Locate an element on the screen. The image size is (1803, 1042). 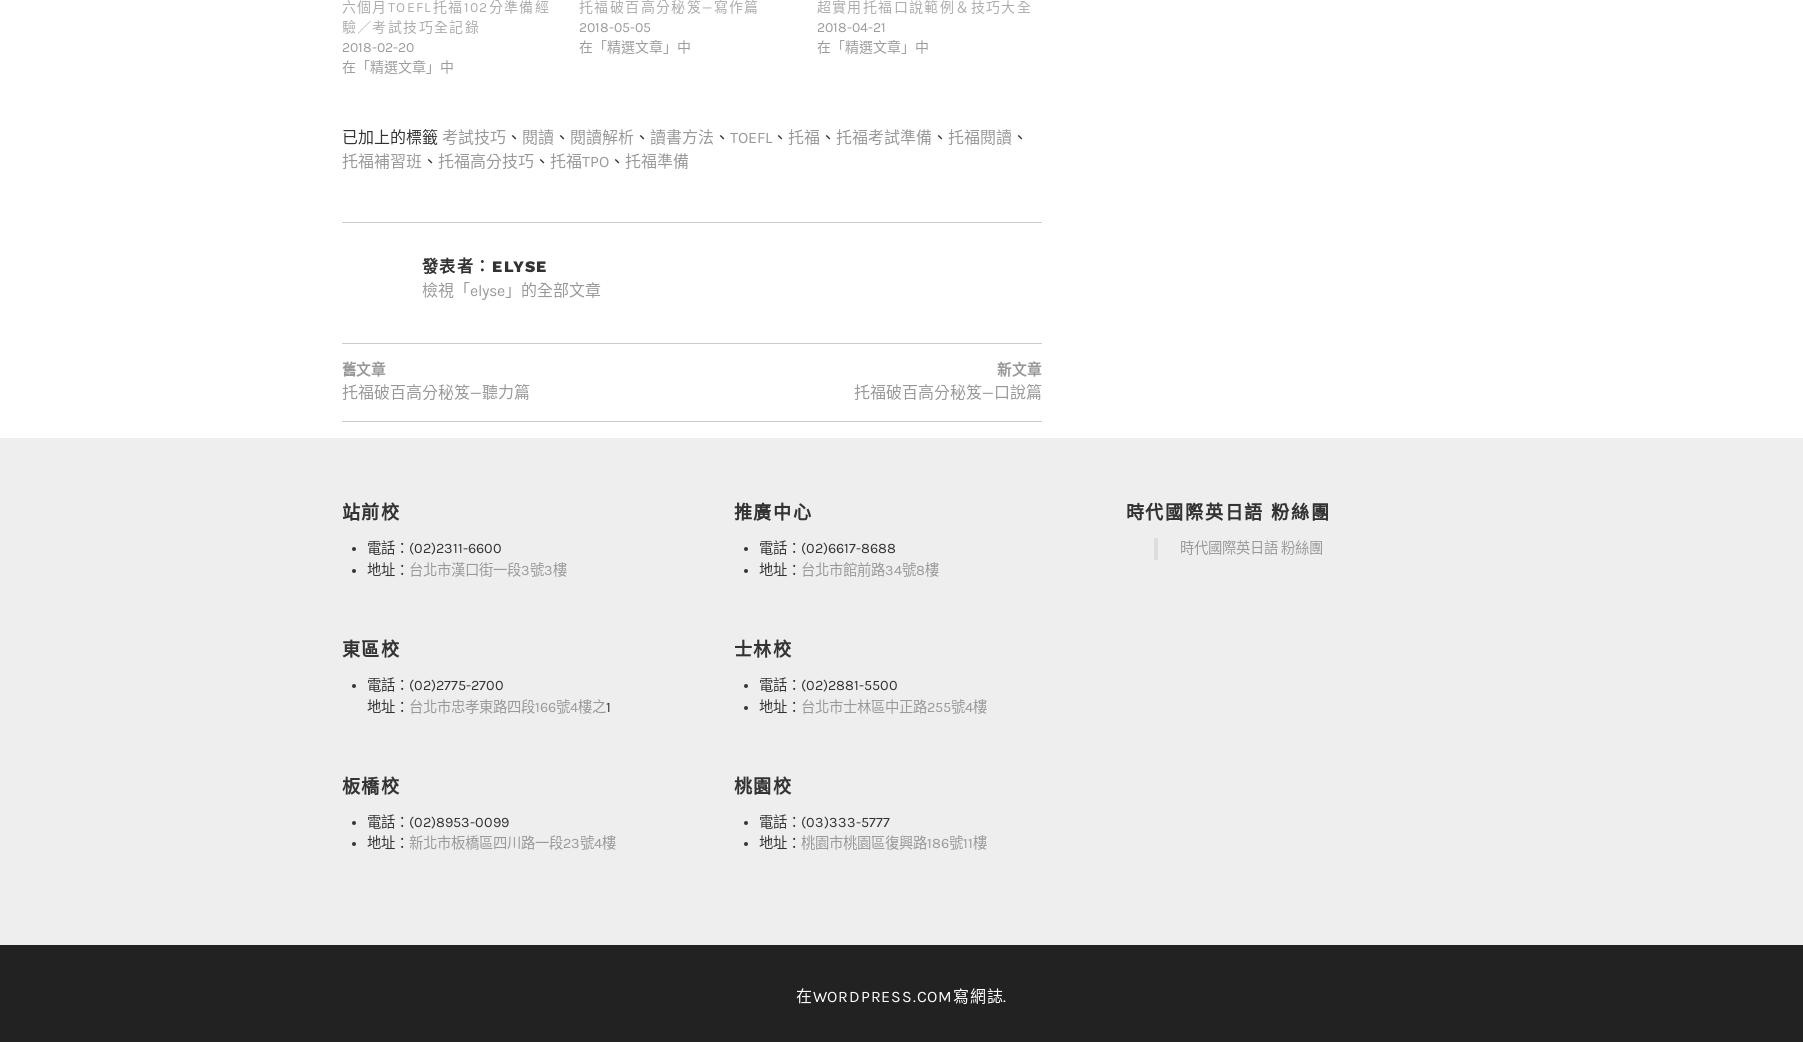
'在WordPress.com寫網誌.' is located at coordinates (899, 954).